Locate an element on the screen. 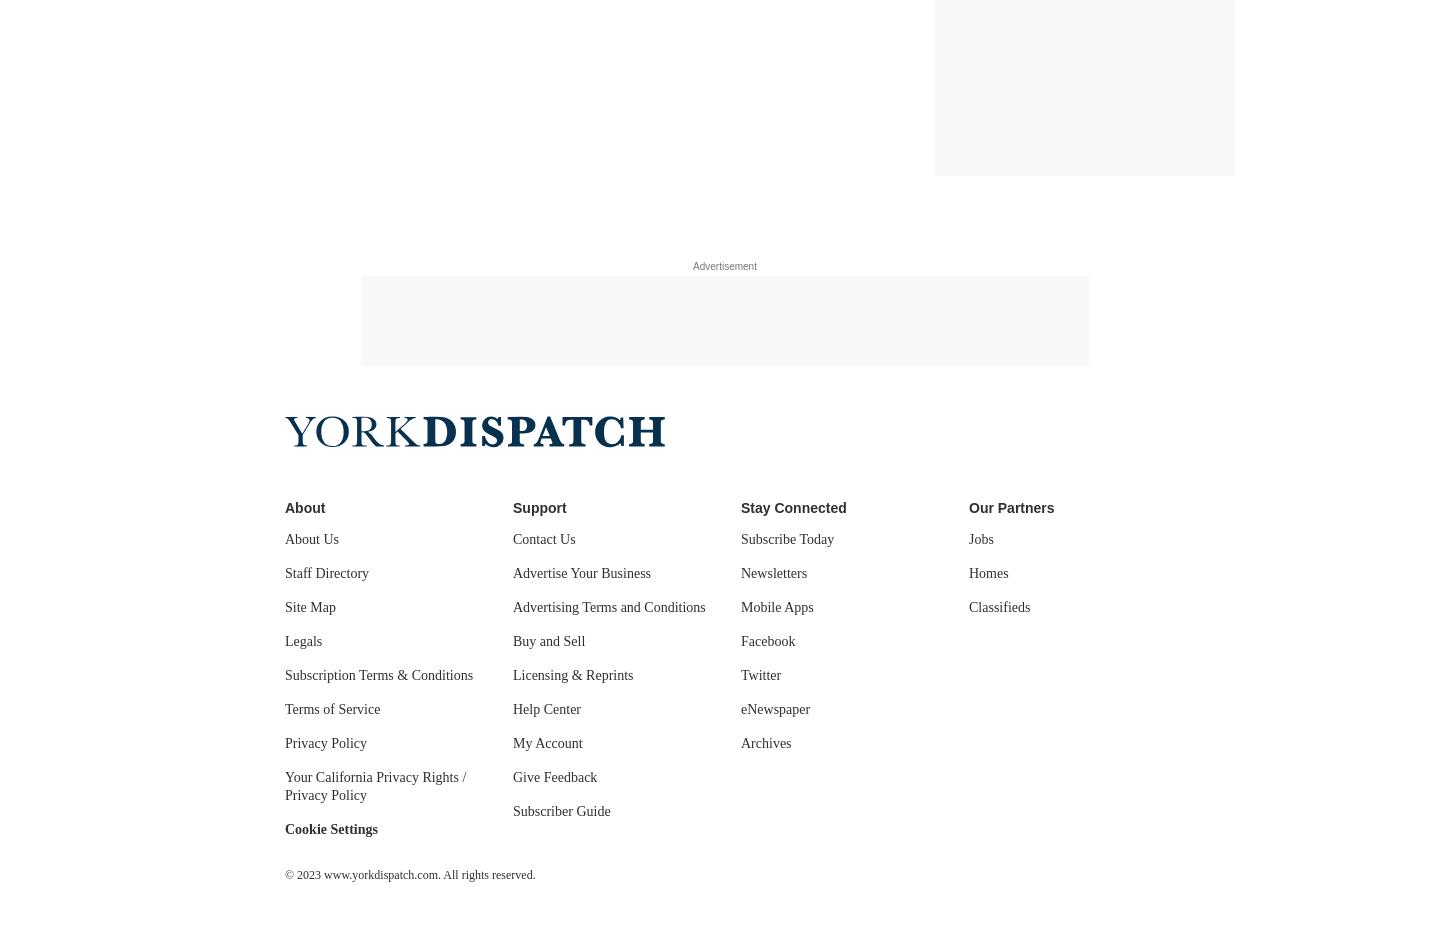 The image size is (1450, 938). 'Site Map' is located at coordinates (285, 607).